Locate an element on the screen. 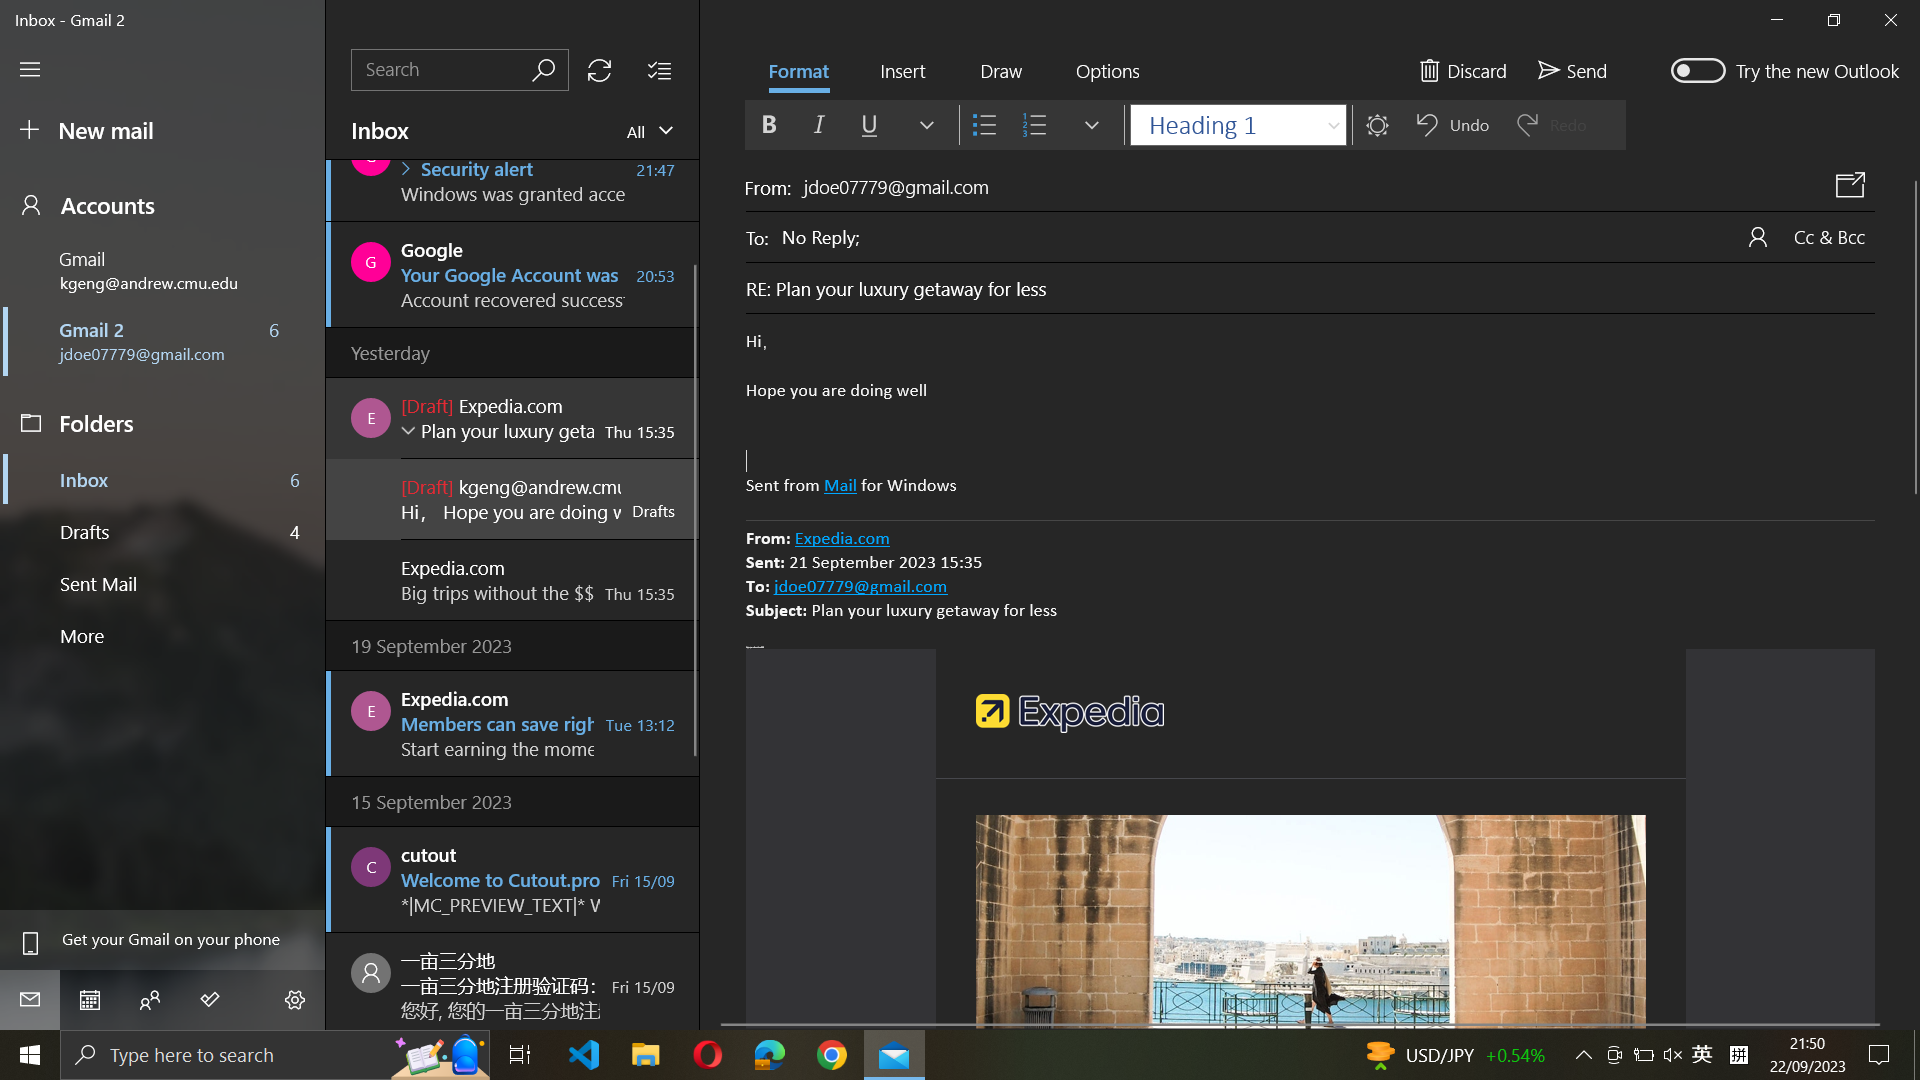  Bold and italicize selected text in the mail body is located at coordinates (1310, 414).